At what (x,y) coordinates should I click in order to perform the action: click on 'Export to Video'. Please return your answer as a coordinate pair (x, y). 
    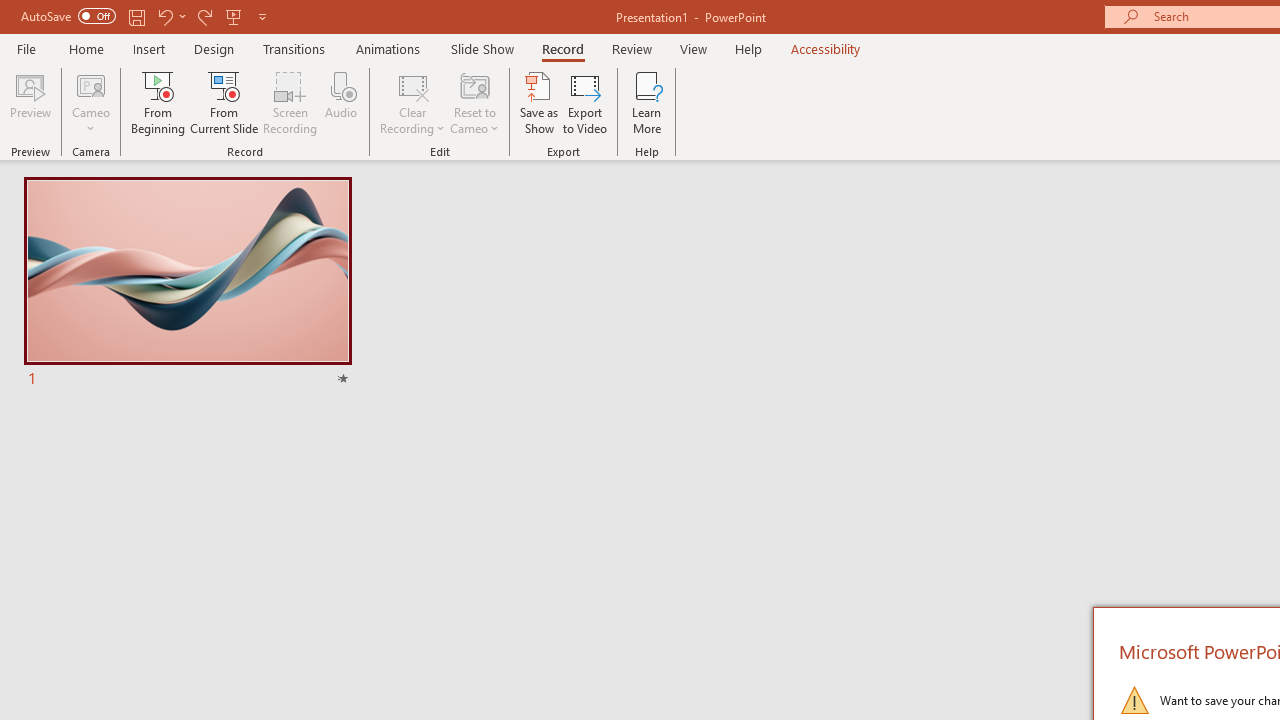
    Looking at the image, I should click on (584, 103).